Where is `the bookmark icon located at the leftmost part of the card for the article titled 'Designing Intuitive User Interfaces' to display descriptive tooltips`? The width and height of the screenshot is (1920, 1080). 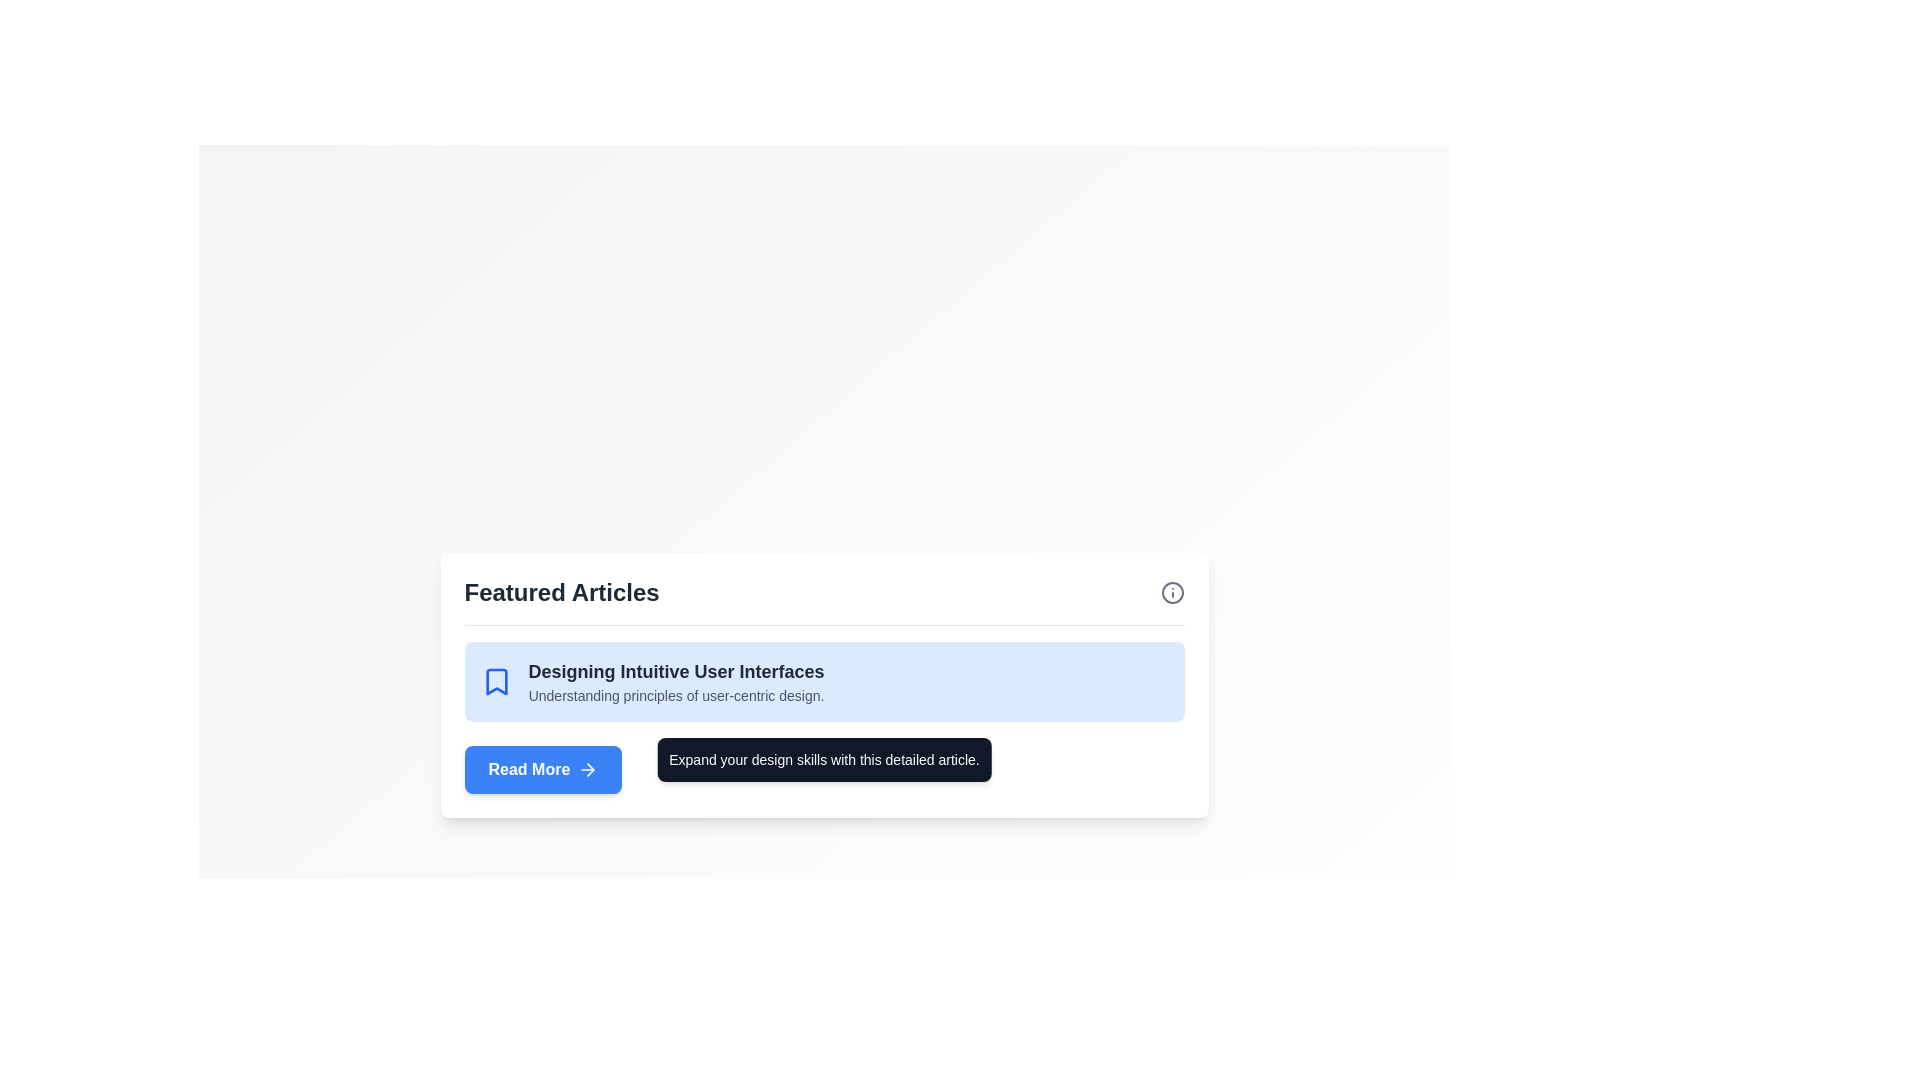 the bookmark icon located at the leftmost part of the card for the article titled 'Designing Intuitive User Interfaces' to display descriptive tooltips is located at coordinates (496, 680).